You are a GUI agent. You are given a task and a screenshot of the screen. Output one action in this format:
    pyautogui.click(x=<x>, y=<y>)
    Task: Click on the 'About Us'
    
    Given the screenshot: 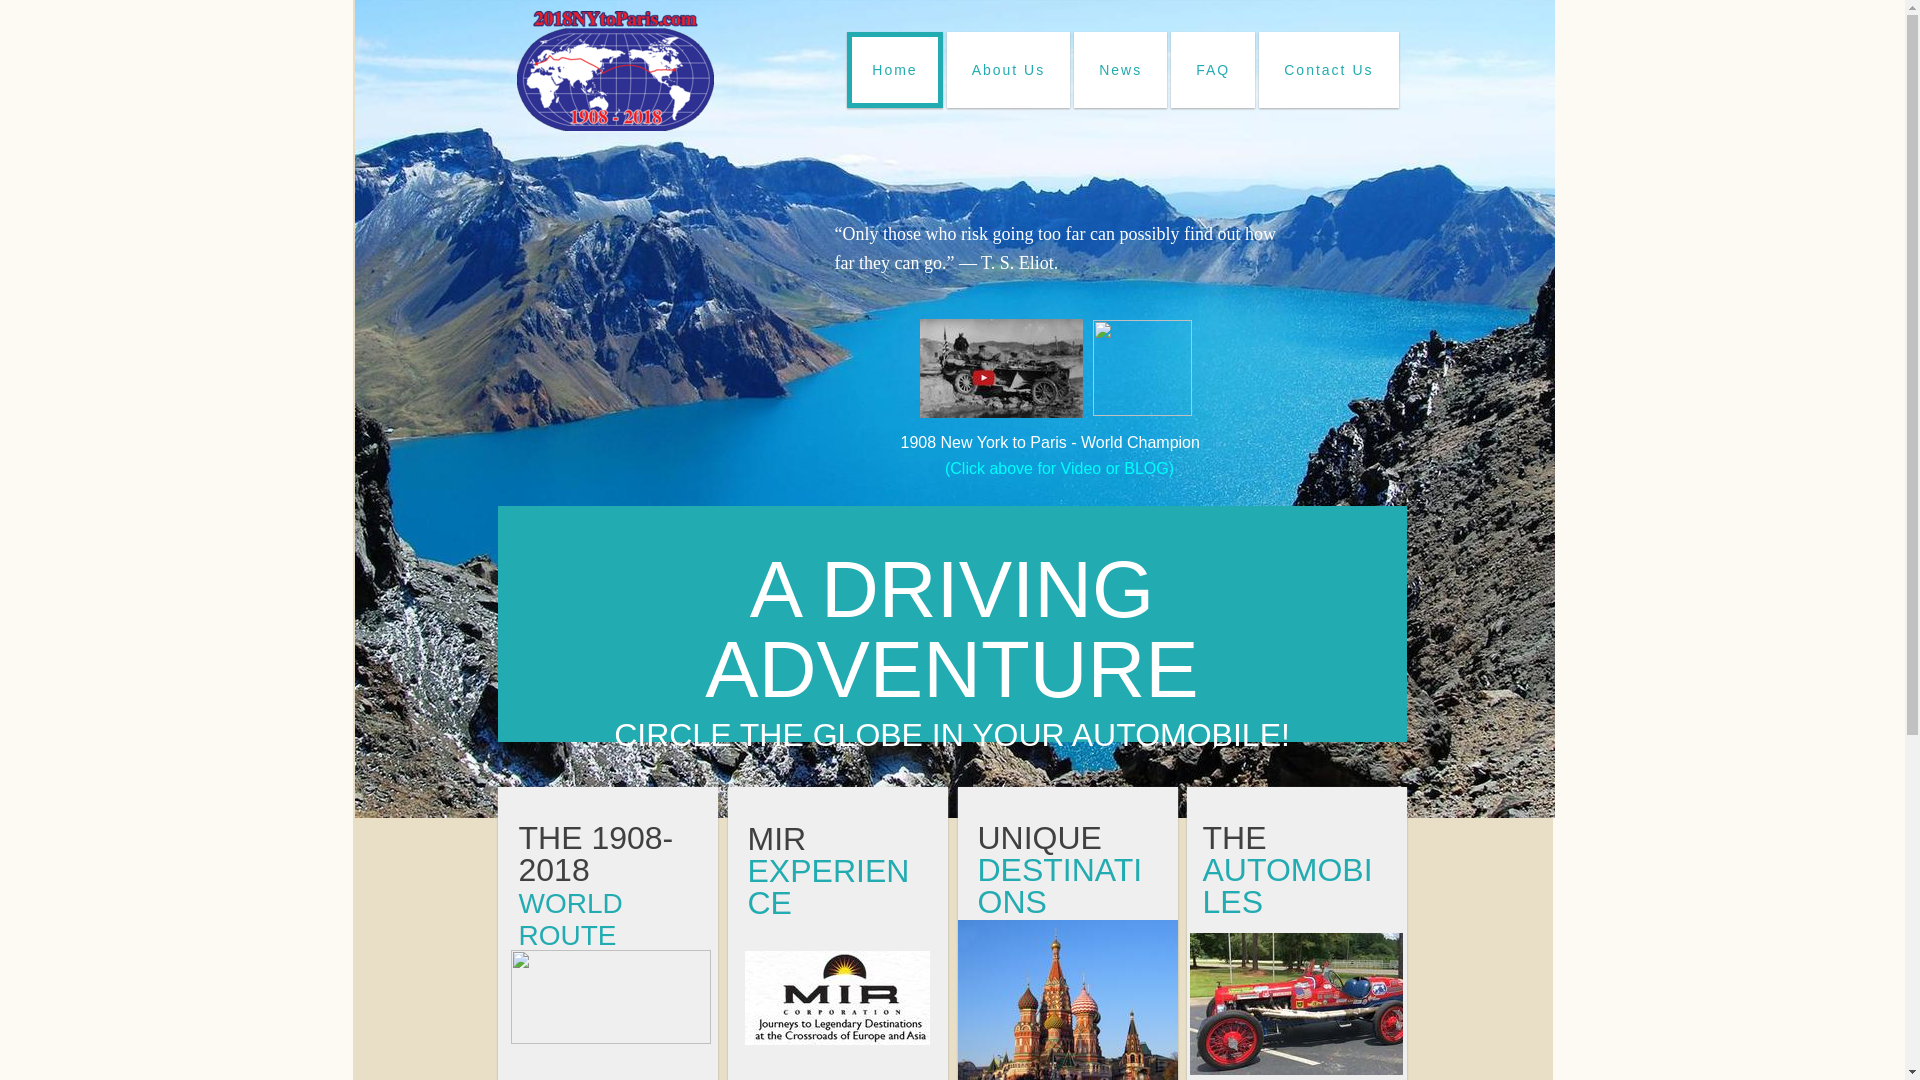 What is the action you would take?
    pyautogui.click(x=1008, y=68)
    